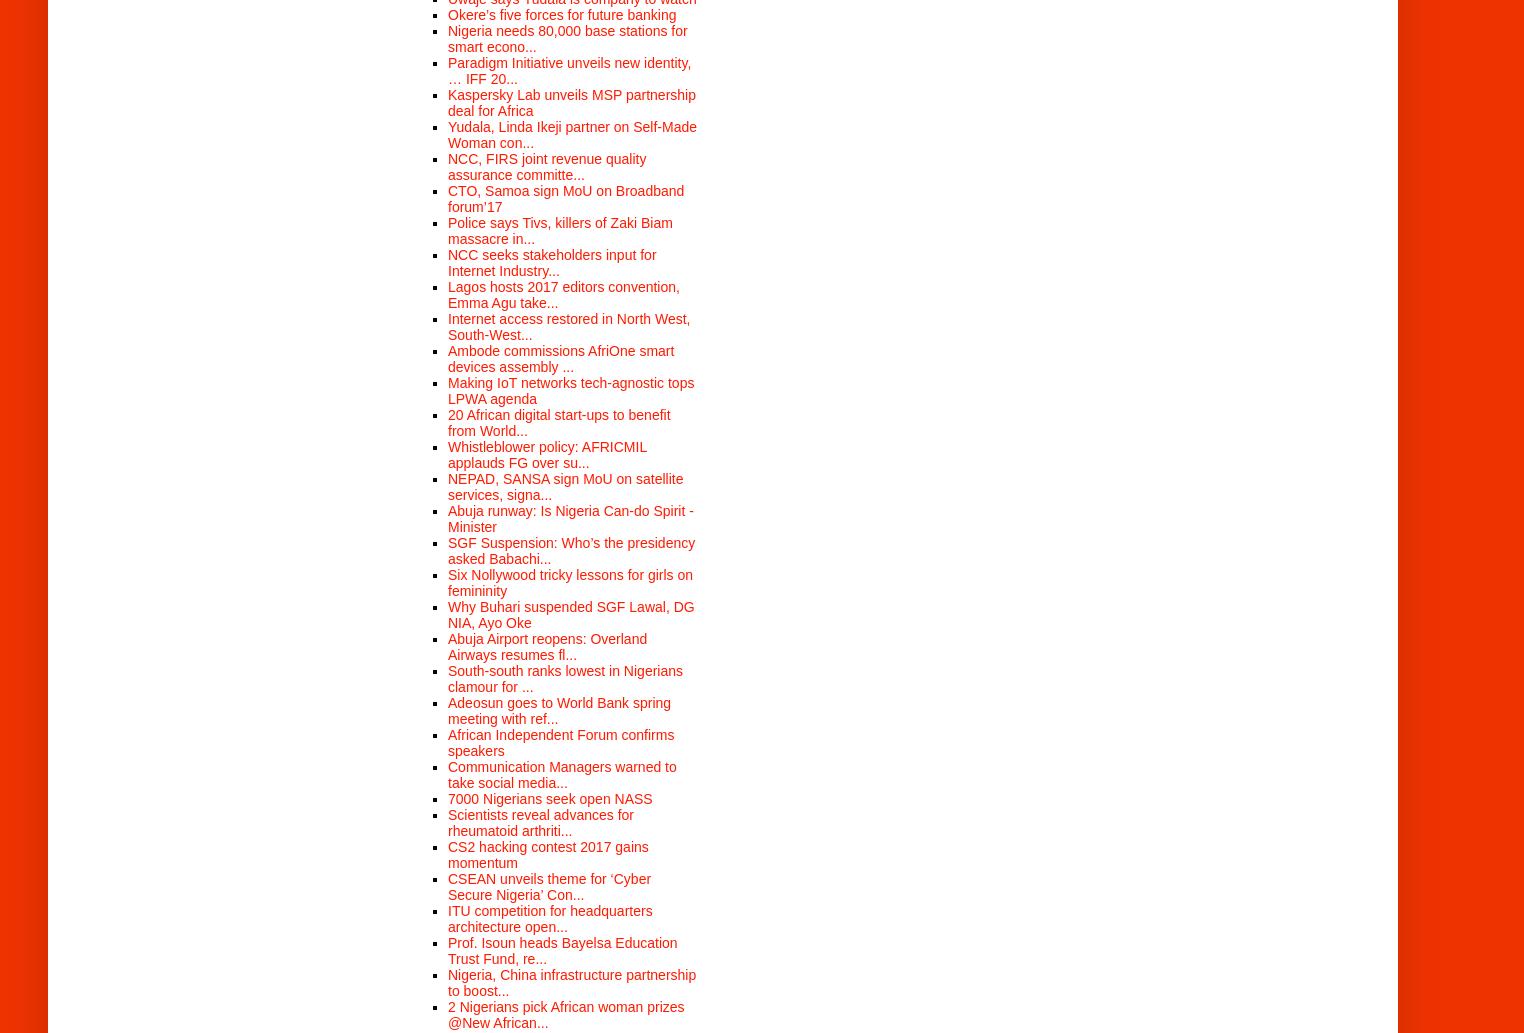  What do you see at coordinates (559, 358) in the screenshot?
I see `'Ambode commissions AfriOne smart devices assembly ...'` at bounding box center [559, 358].